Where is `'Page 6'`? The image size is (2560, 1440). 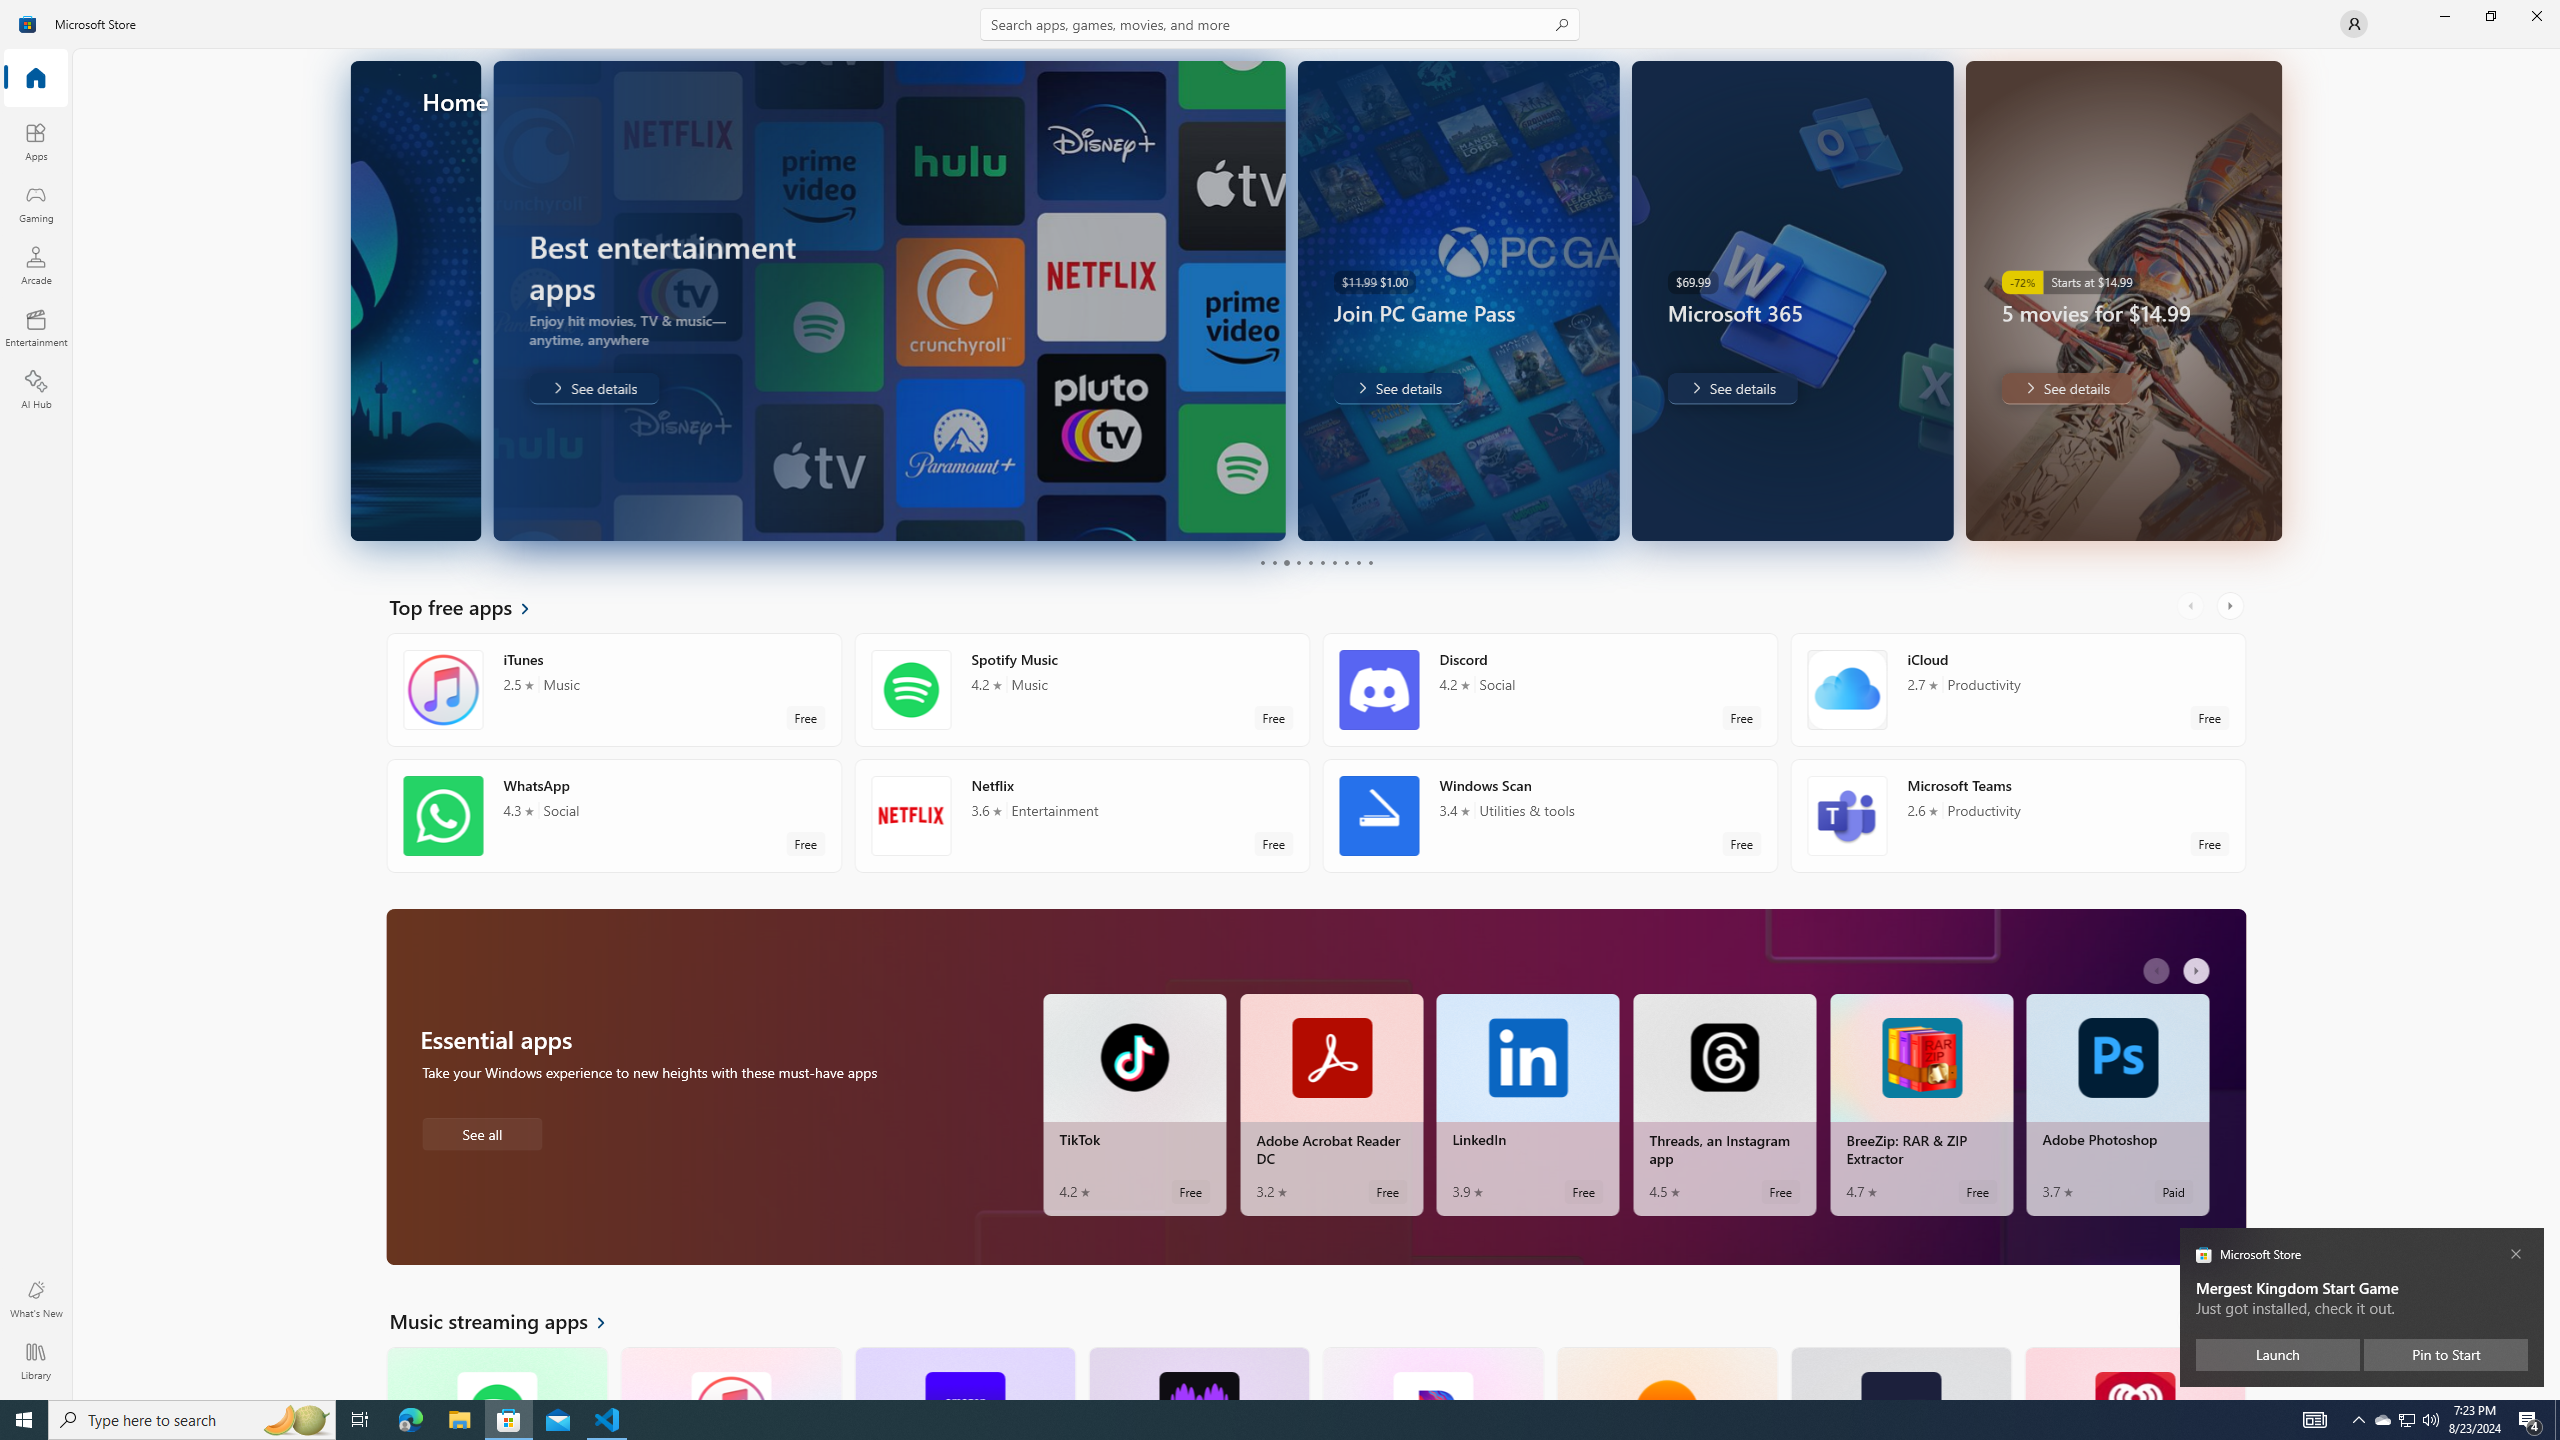 'Page 6' is located at coordinates (1321, 562).